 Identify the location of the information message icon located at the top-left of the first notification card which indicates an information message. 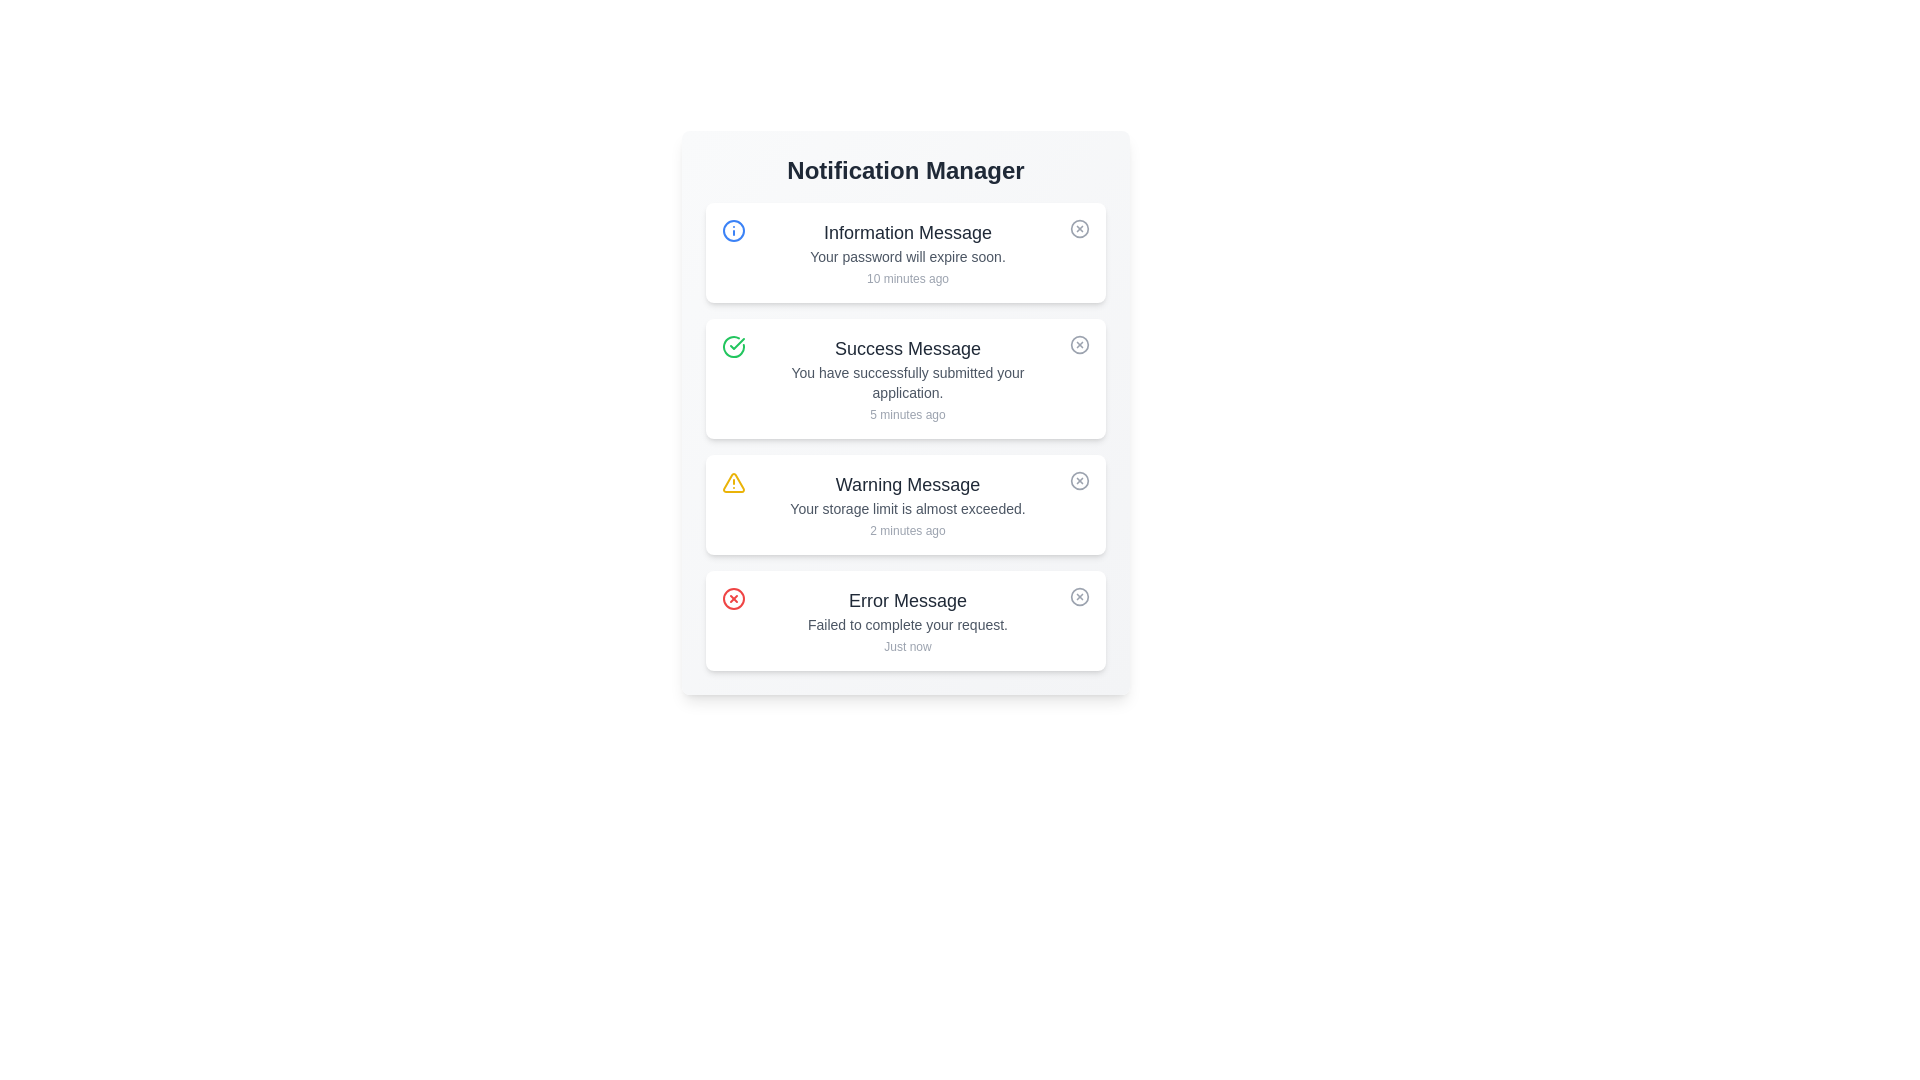
(733, 230).